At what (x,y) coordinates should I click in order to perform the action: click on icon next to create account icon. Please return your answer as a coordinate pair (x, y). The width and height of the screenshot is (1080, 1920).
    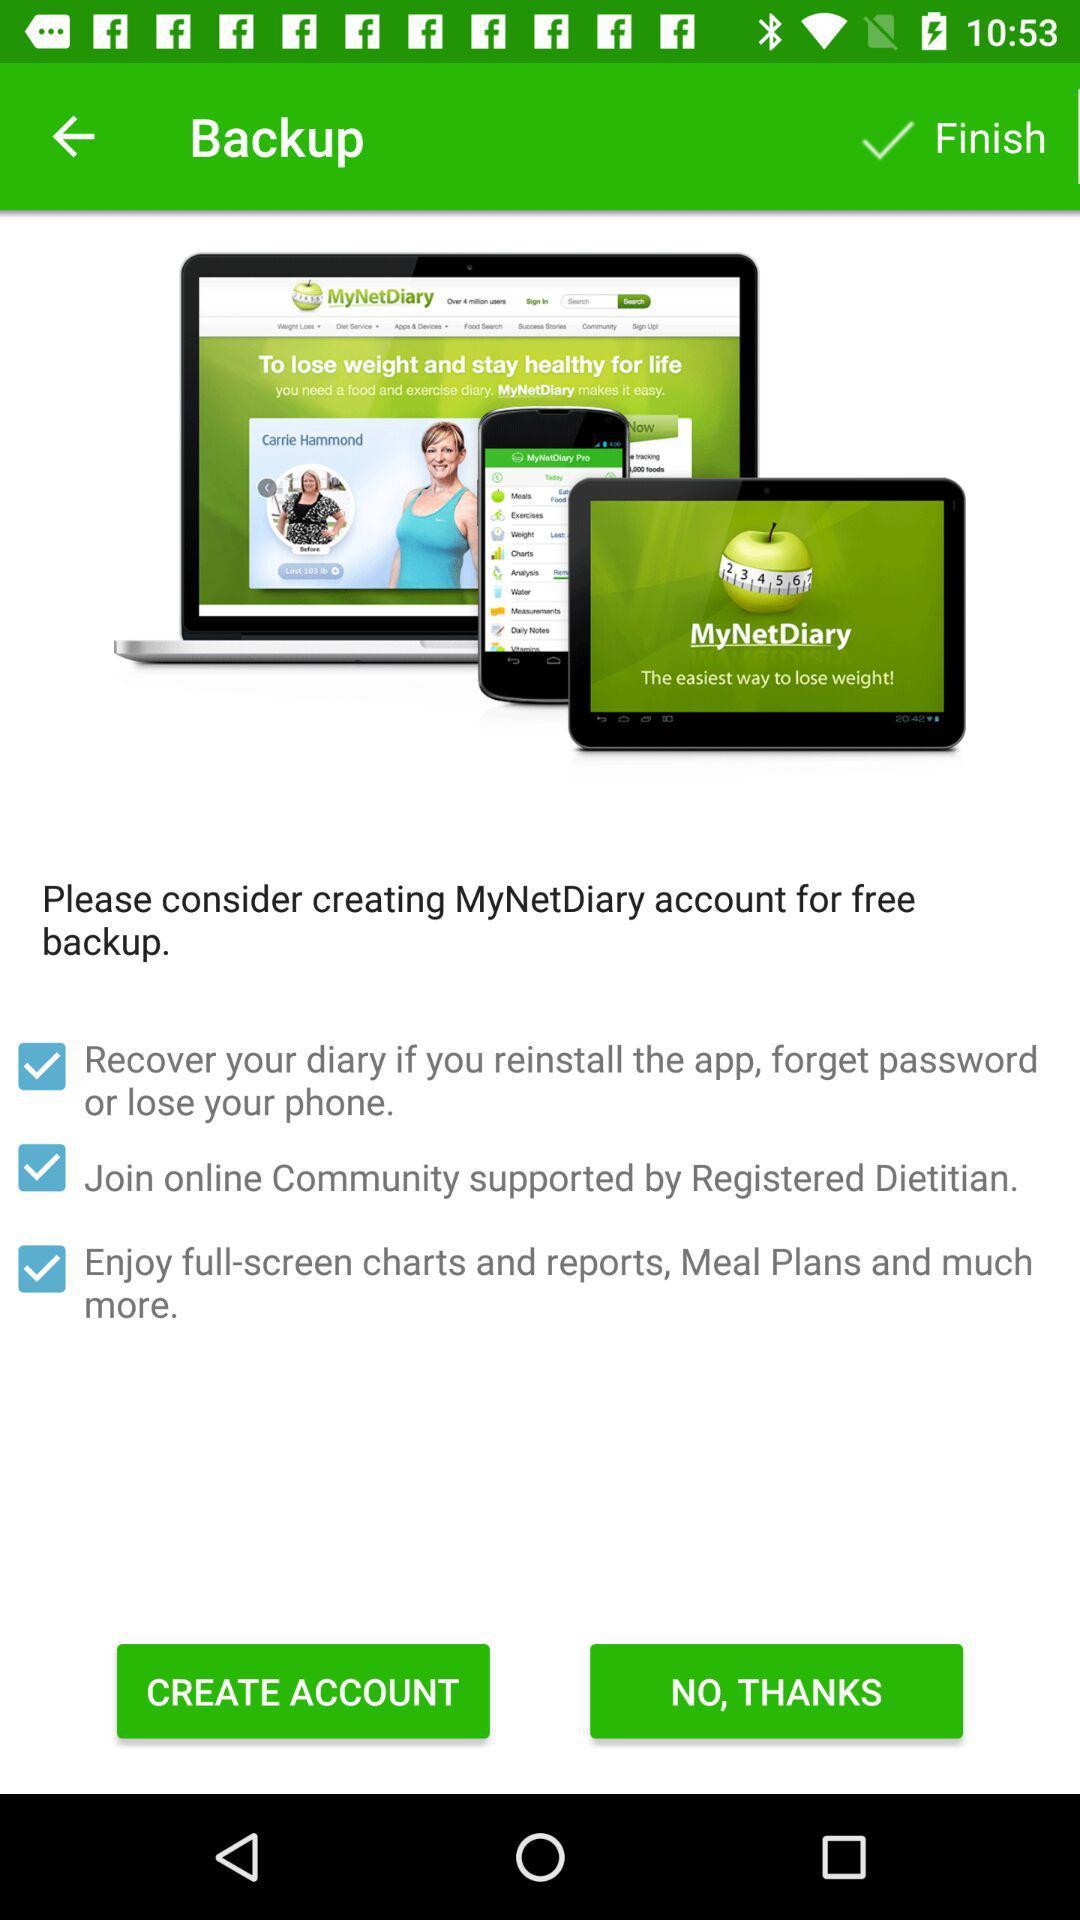
    Looking at the image, I should click on (775, 1690).